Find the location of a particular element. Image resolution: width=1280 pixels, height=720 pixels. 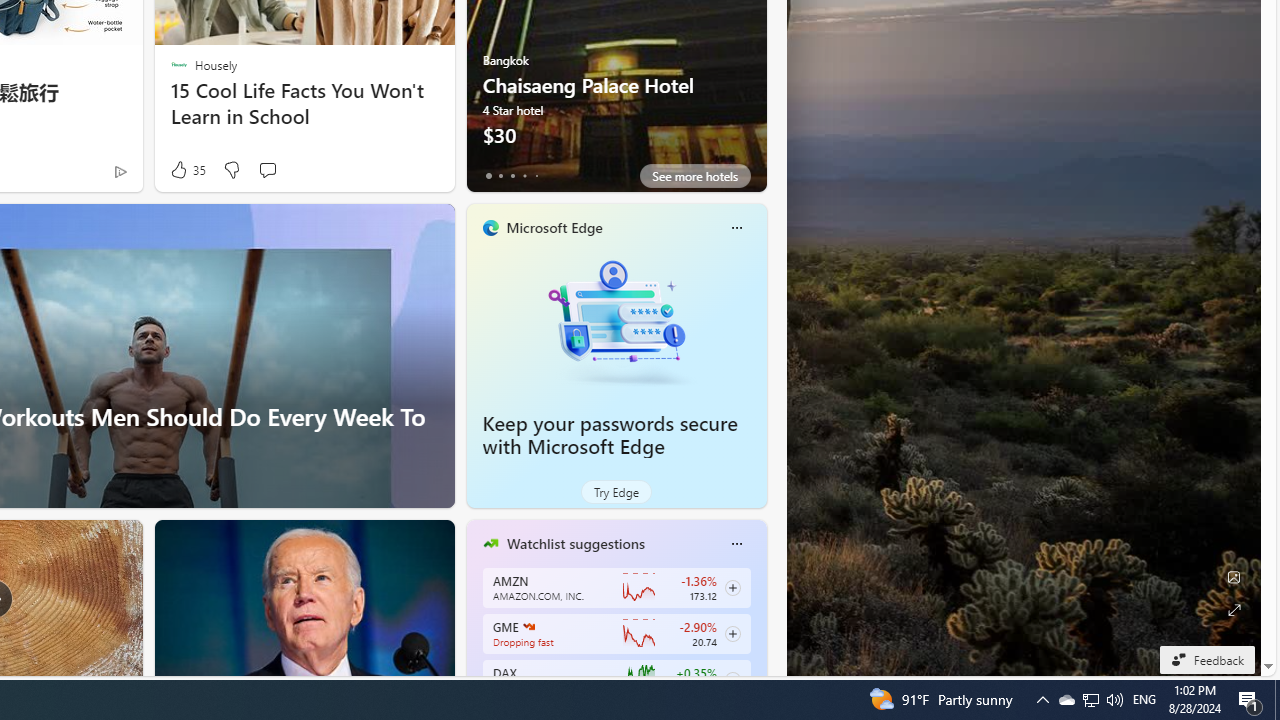

'35 Like' is located at coordinates (186, 169).